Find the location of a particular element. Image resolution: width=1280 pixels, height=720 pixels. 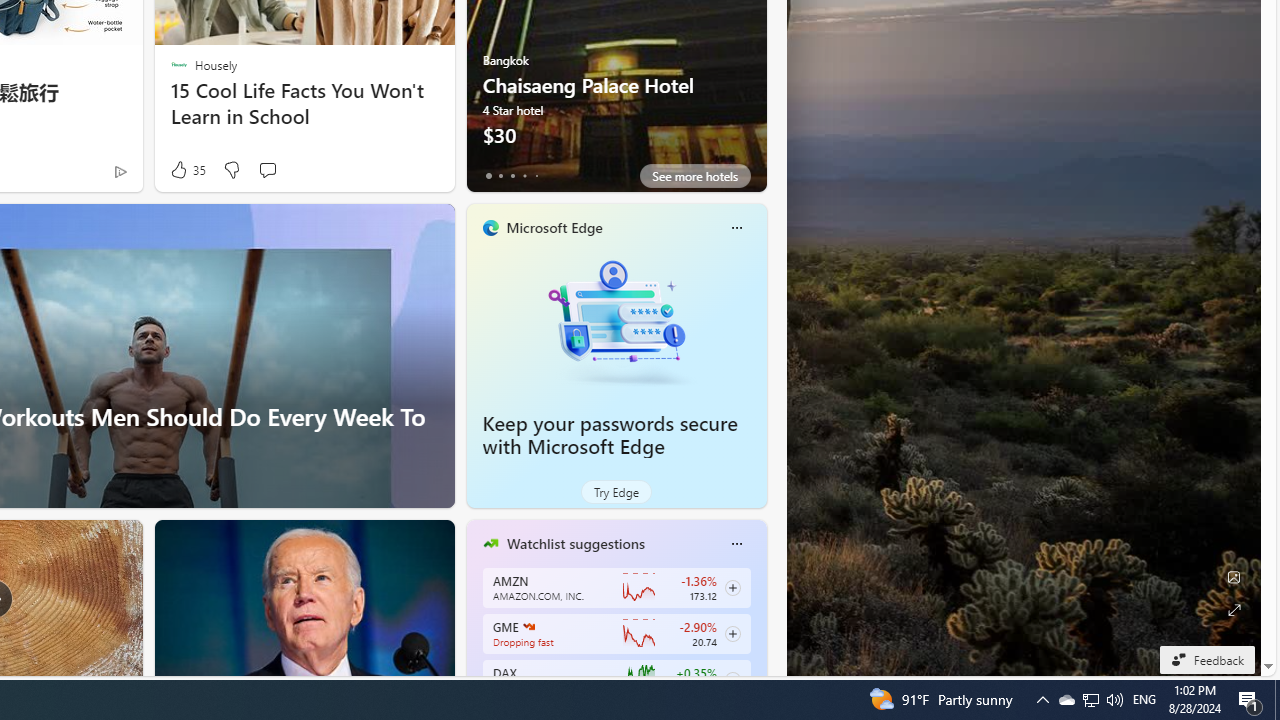

'35 Like' is located at coordinates (186, 169).